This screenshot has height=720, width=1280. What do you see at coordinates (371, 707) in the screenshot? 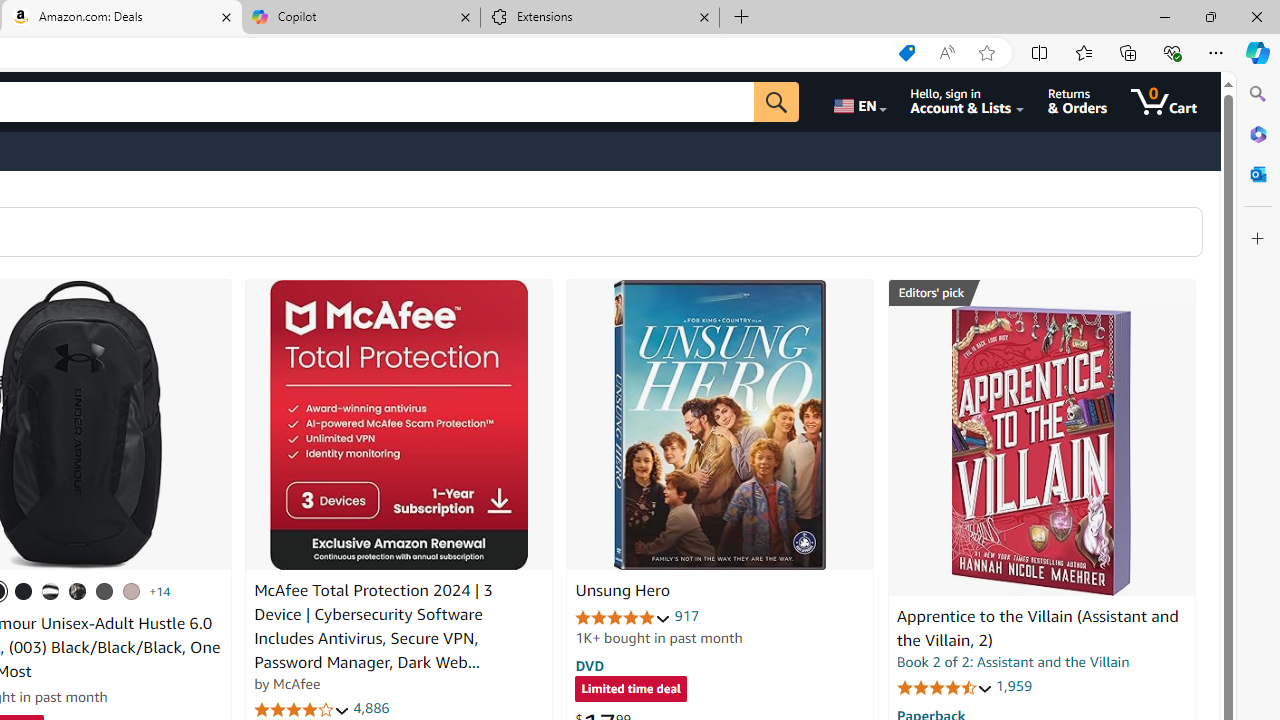
I see `'4,886'` at bounding box center [371, 707].